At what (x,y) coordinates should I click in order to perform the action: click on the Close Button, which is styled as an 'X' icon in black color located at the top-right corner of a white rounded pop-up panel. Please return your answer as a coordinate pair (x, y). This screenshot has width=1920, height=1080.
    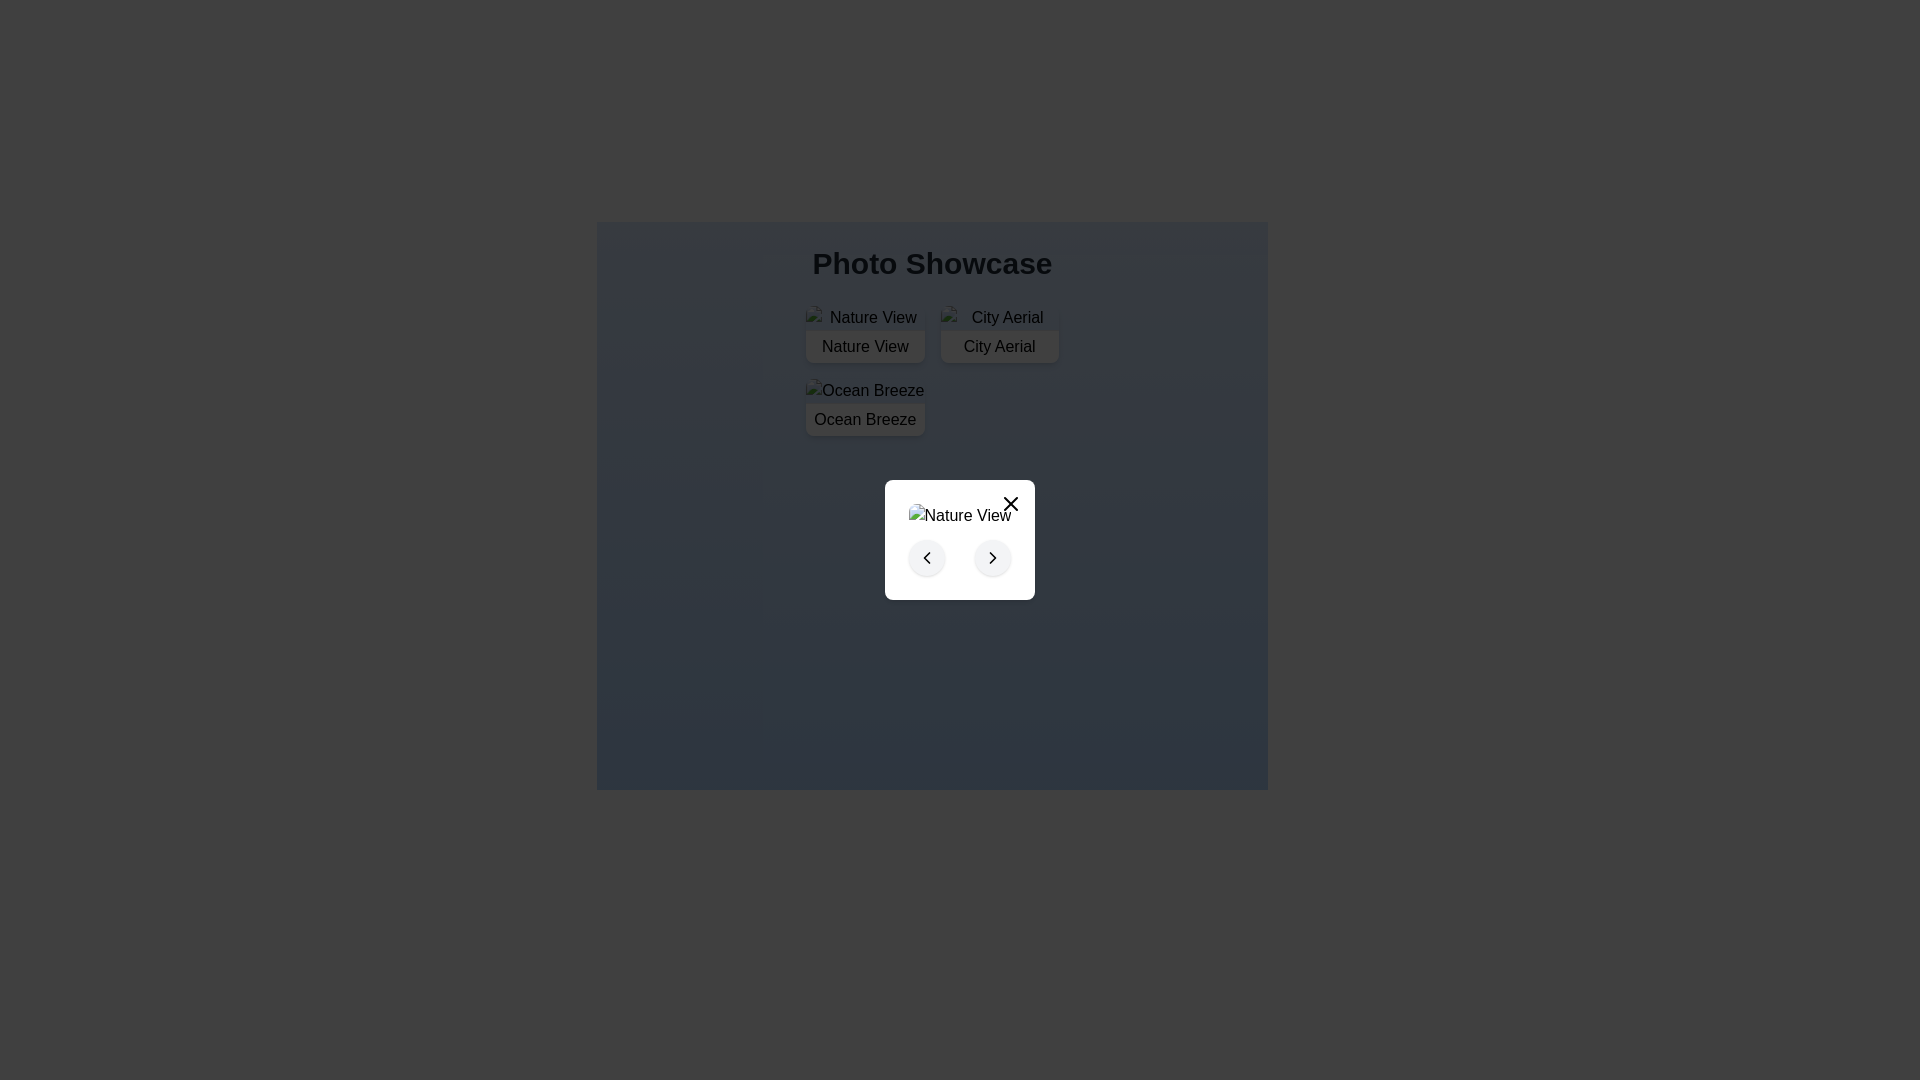
    Looking at the image, I should click on (1011, 503).